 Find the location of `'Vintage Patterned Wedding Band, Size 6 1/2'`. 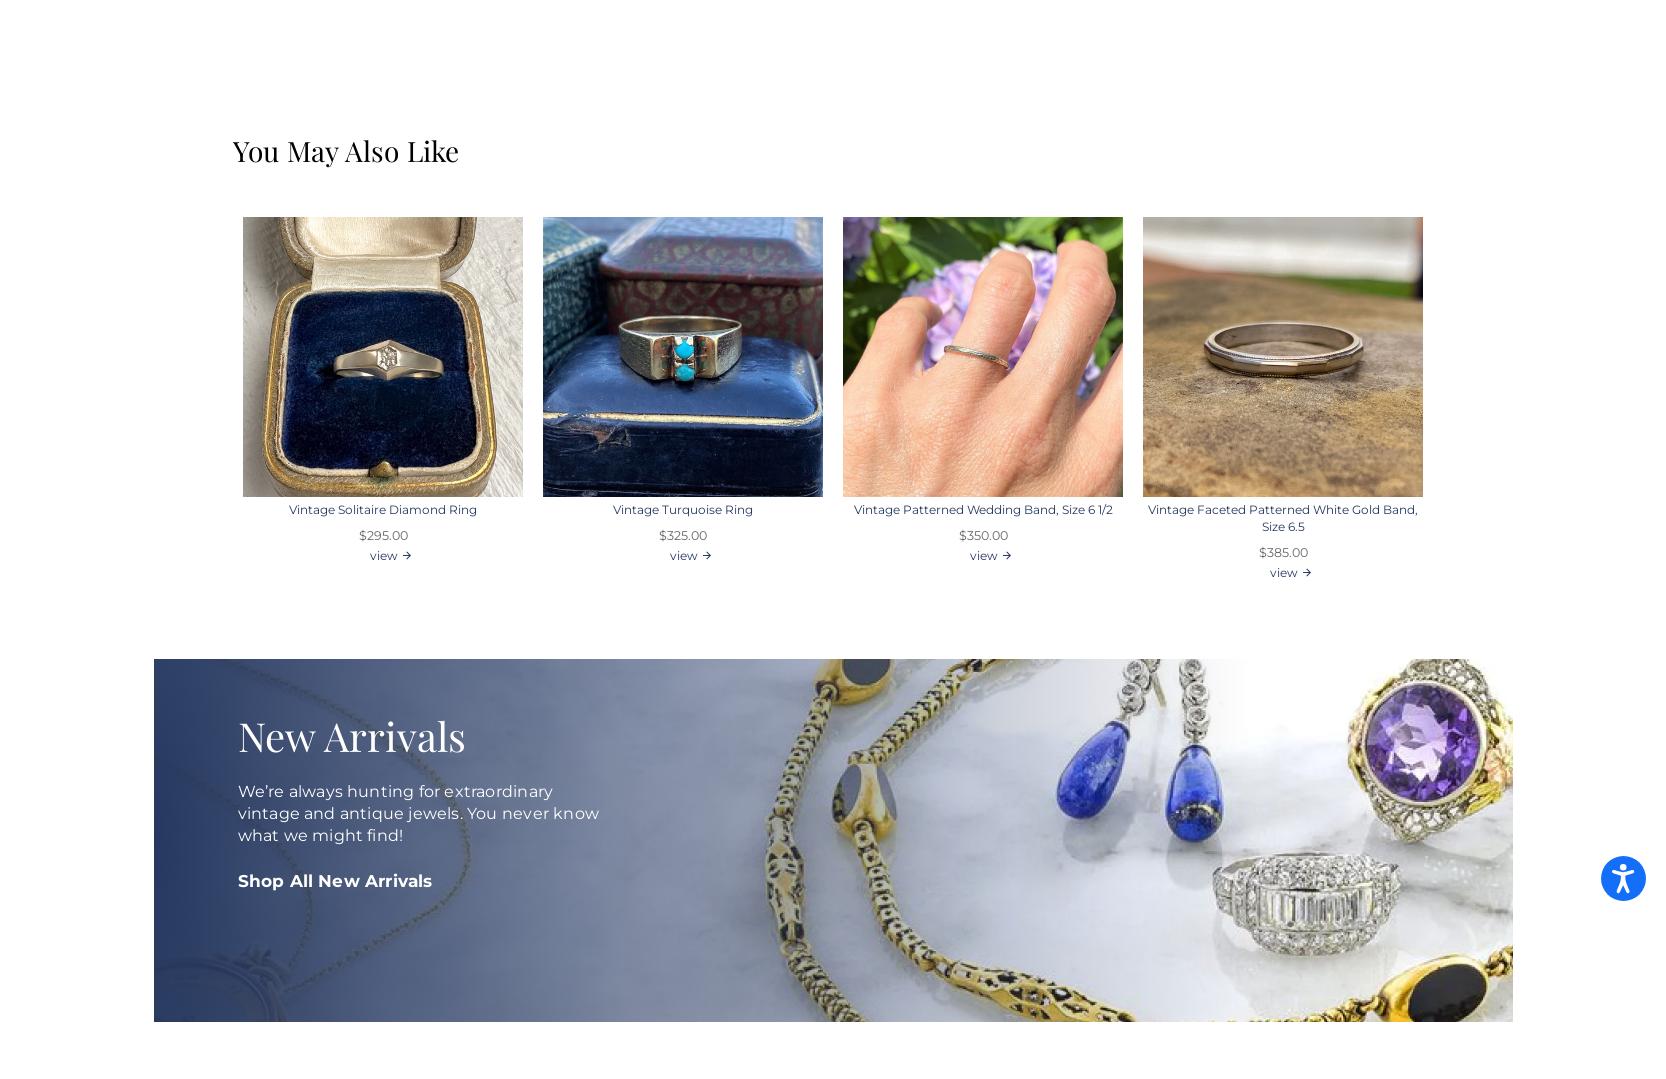

'Vintage Patterned Wedding Band, Size 6 1/2' is located at coordinates (852, 509).